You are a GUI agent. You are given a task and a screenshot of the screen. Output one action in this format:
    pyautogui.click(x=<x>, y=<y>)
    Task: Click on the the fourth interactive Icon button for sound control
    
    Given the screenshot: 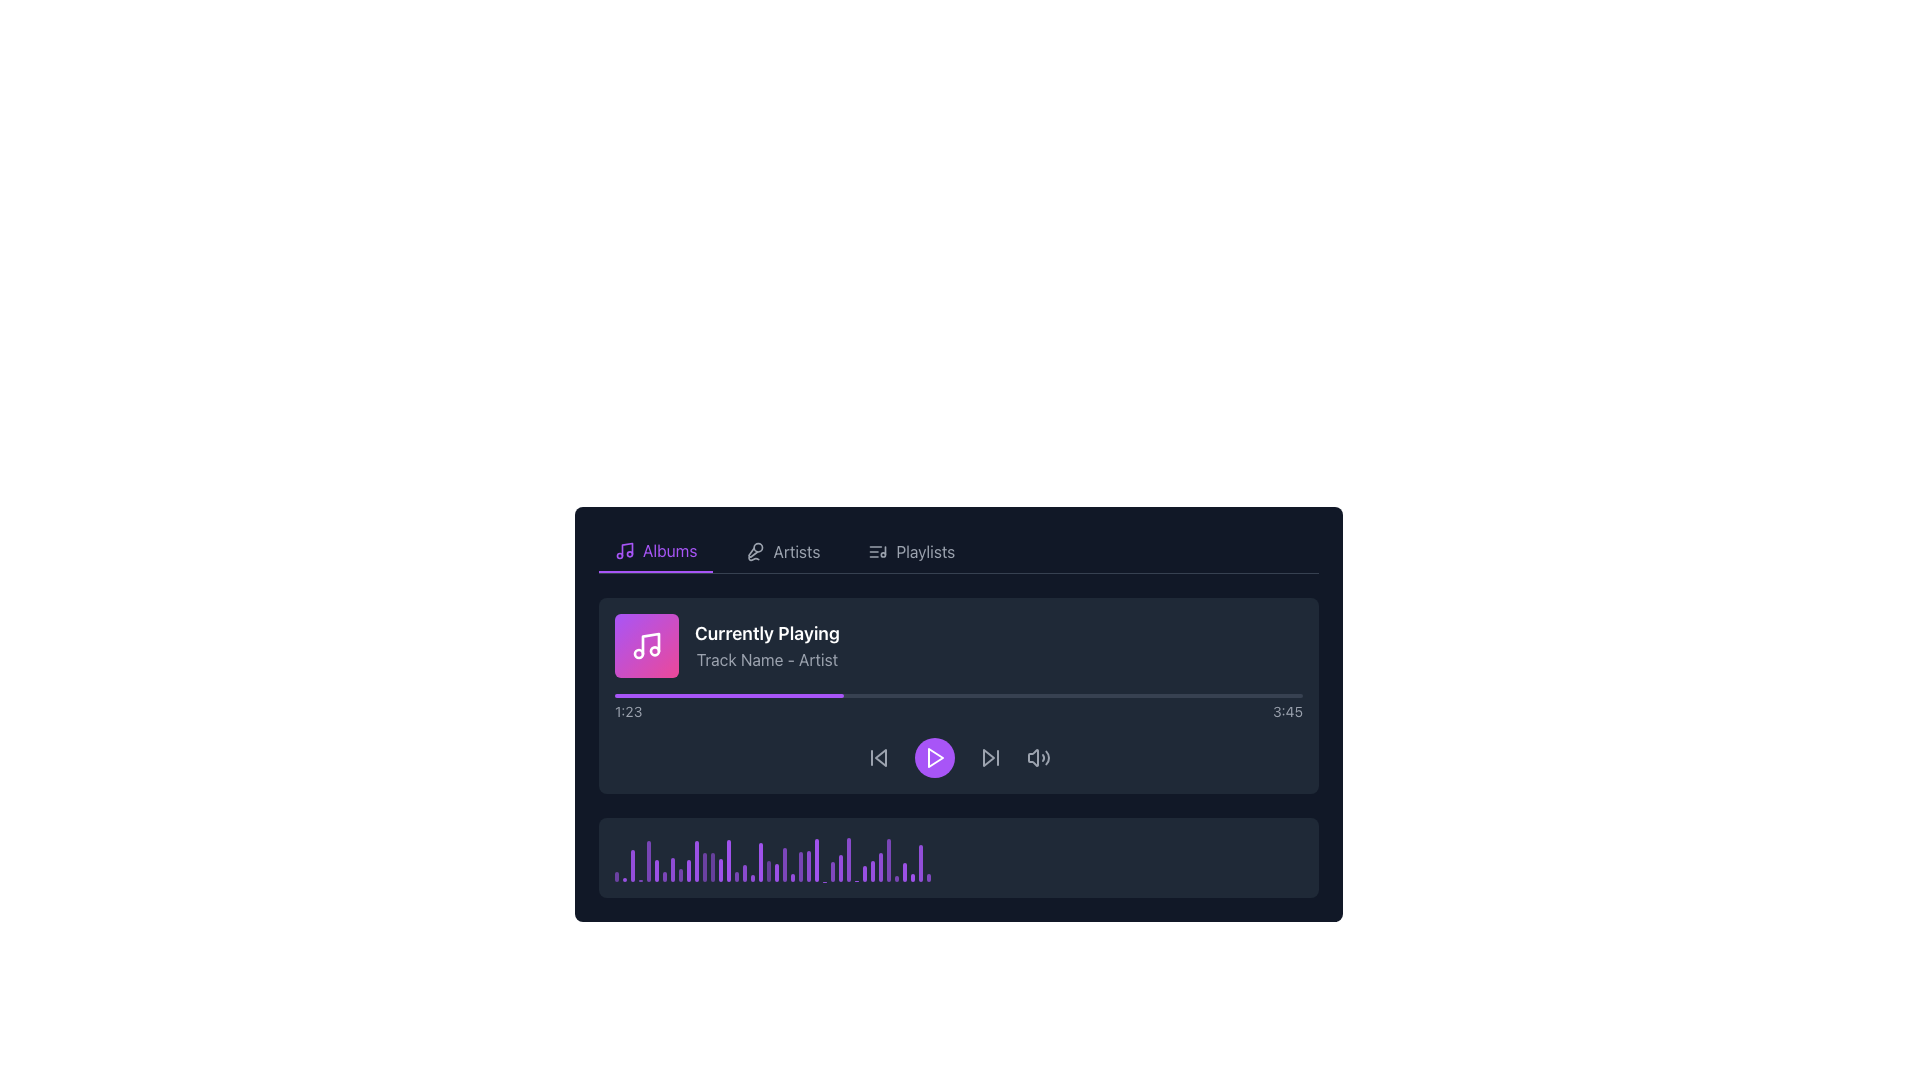 What is the action you would take?
    pyautogui.click(x=1038, y=758)
    